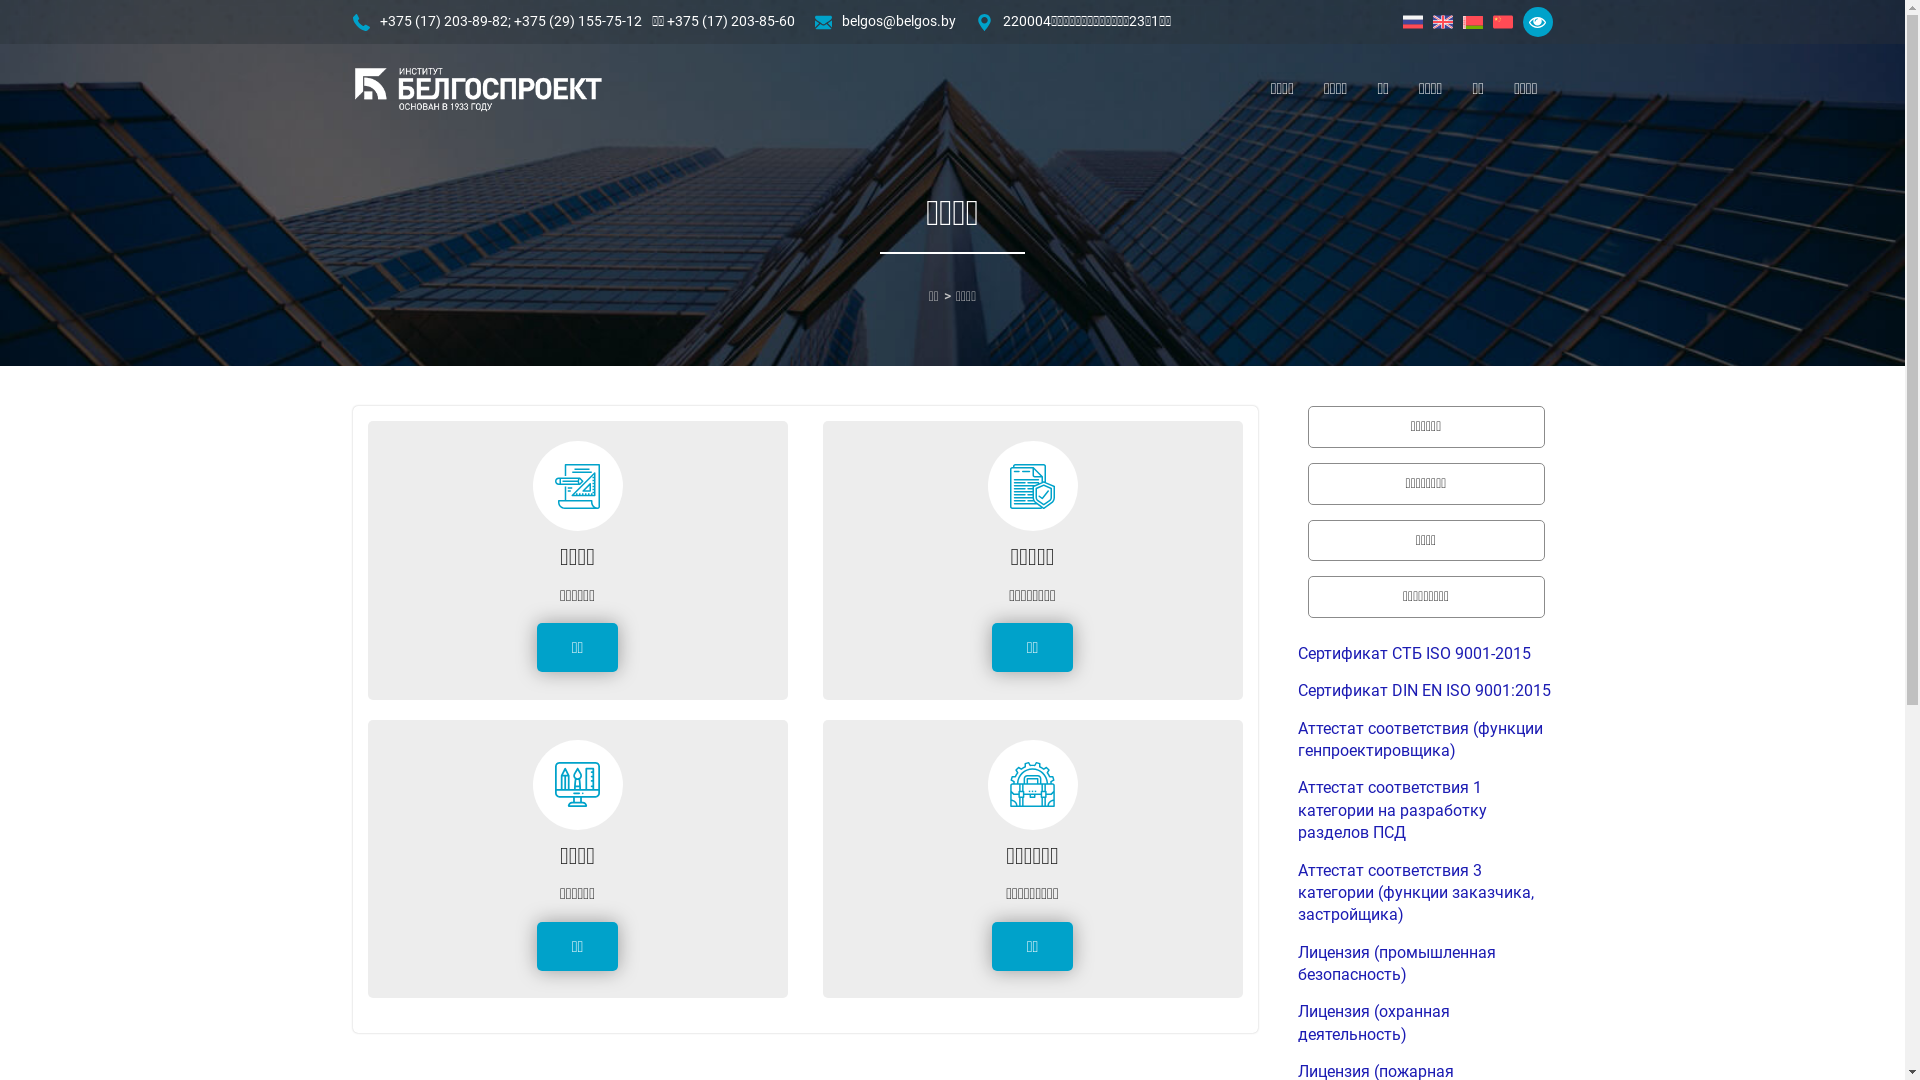 The width and height of the screenshot is (1920, 1080). Describe the element at coordinates (510, 22) in the screenshot. I see `'+375 (17) 203-89-82; +375 (29) 155-75-12'` at that location.